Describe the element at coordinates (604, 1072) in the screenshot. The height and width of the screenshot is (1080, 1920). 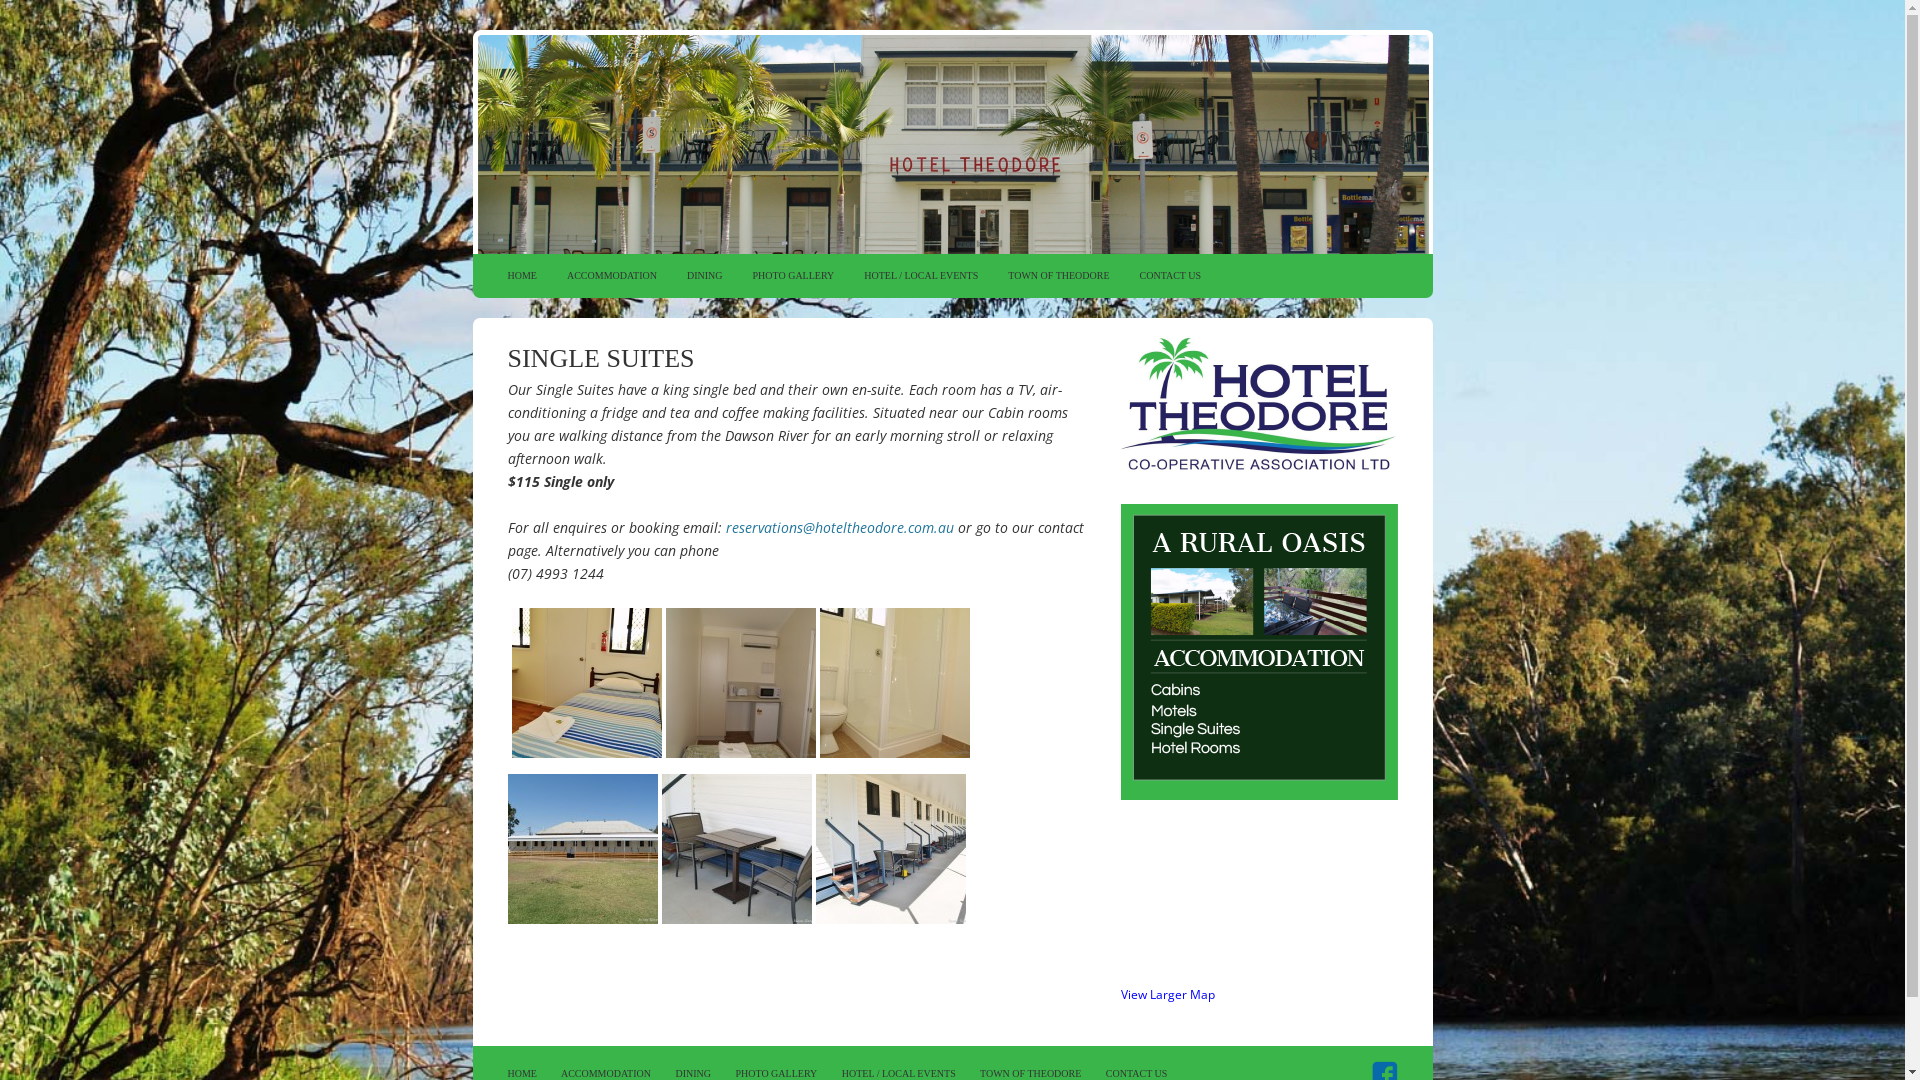
I see `'ACCOMMODATION'` at that location.